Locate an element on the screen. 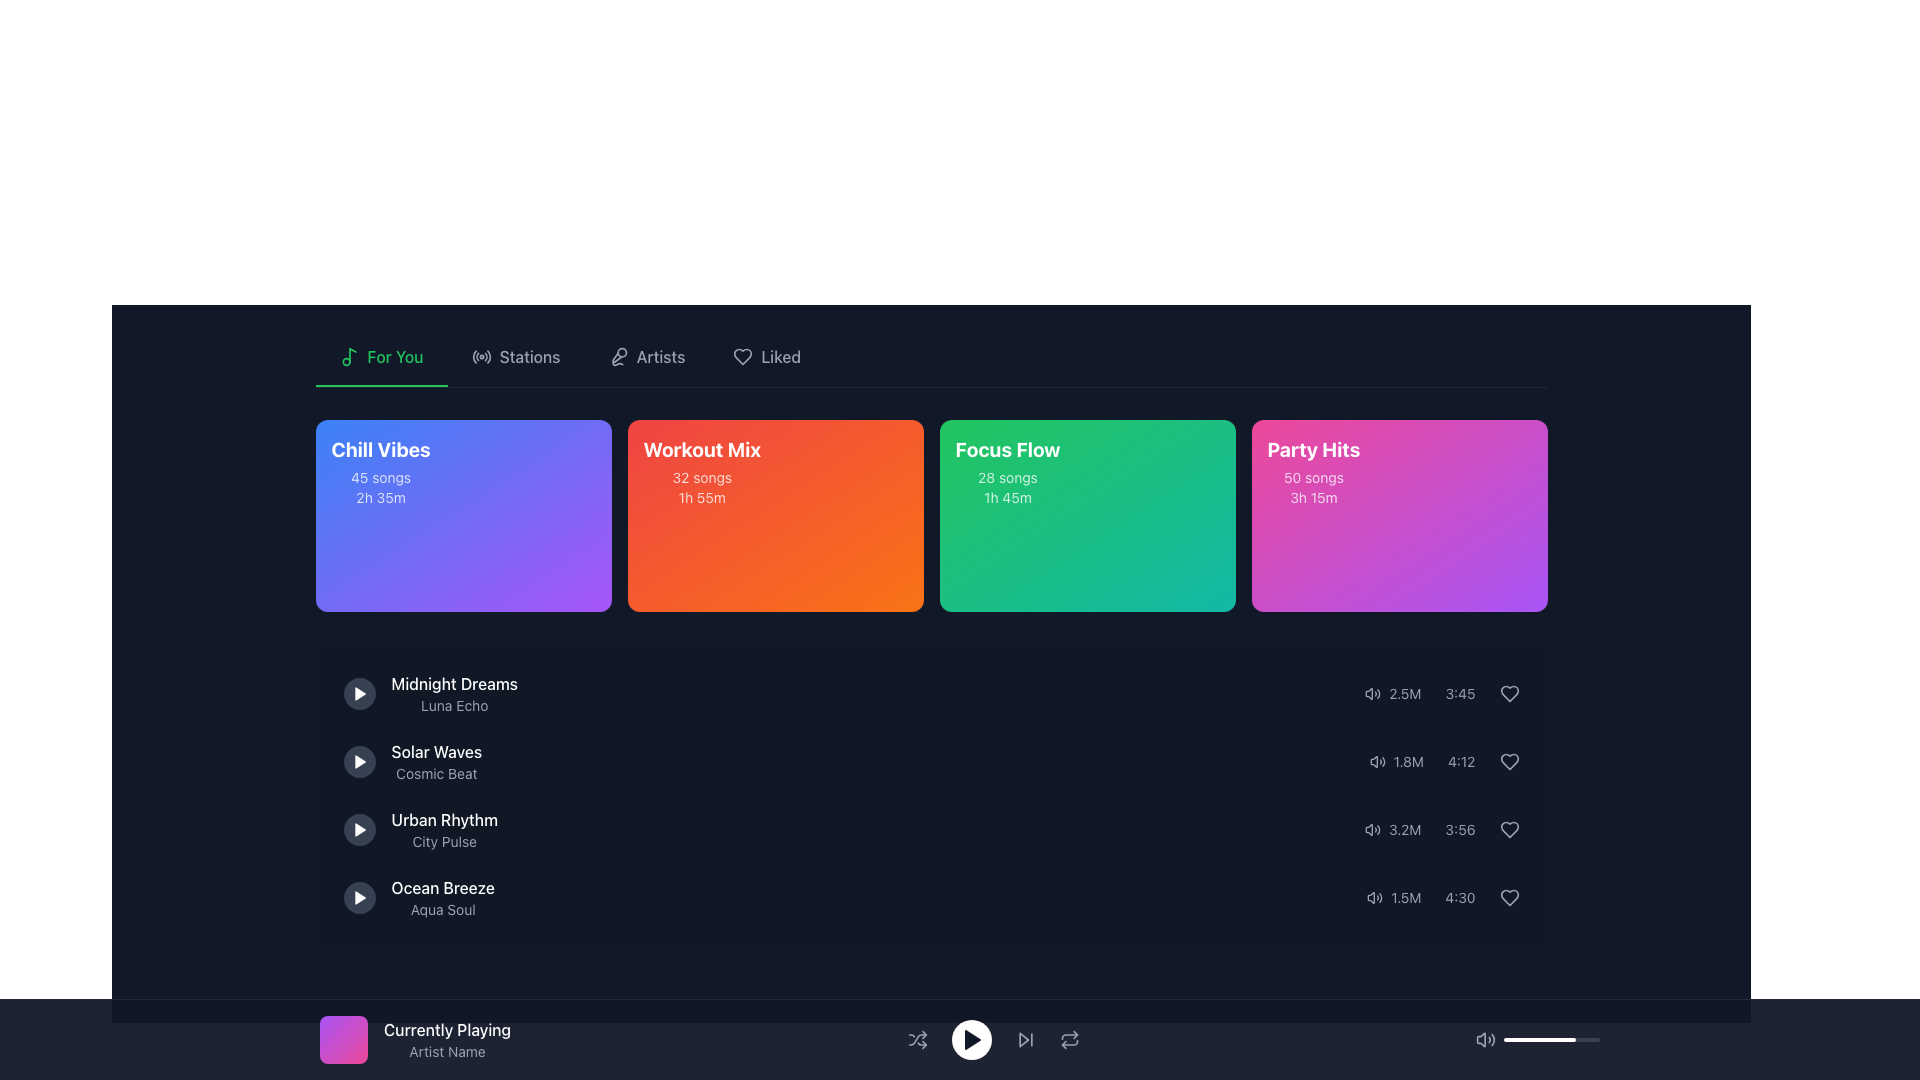 This screenshot has width=1920, height=1080. the 'Focus Flow' playlist text block, which is the third card in the playlist grid, located between 'Workout Mix' and 'Party Hits' is located at coordinates (1008, 471).